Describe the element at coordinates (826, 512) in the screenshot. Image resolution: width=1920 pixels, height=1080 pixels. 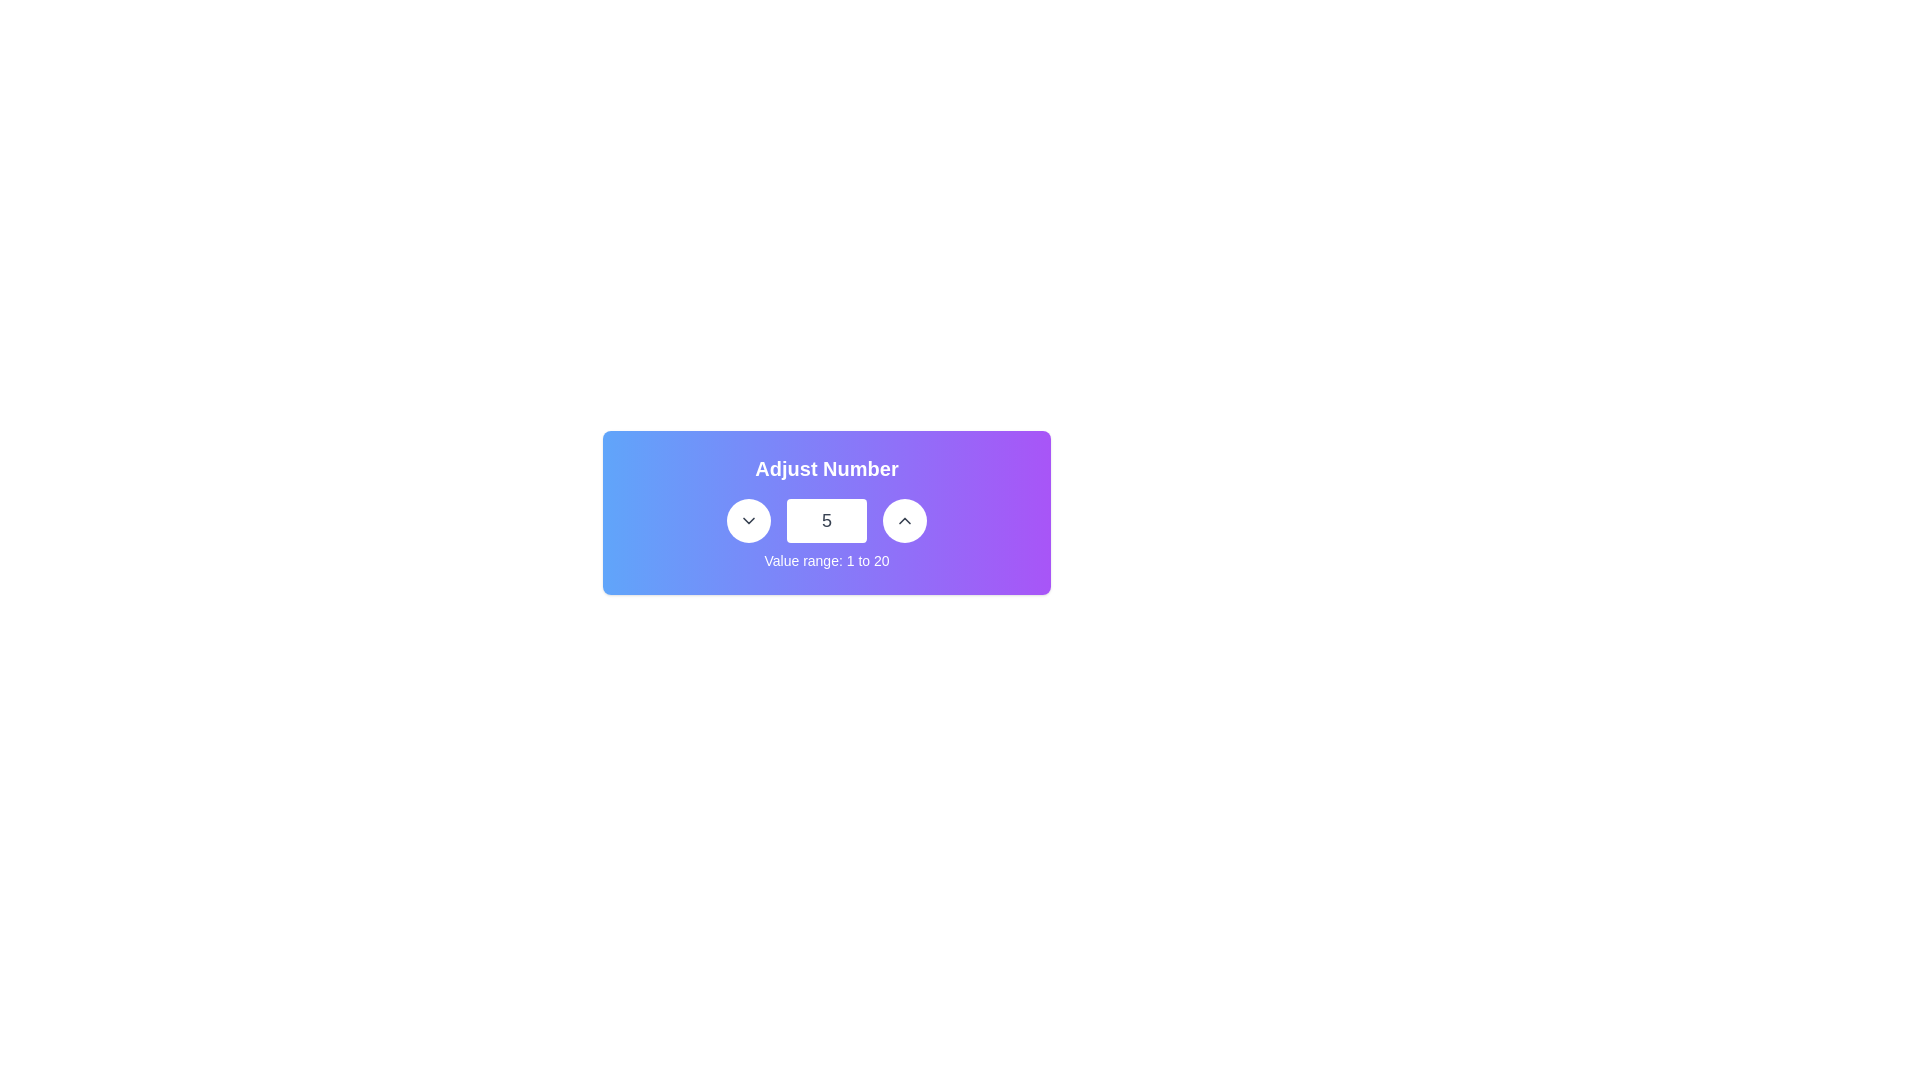
I see `the numeric input box of the Composite UI component for numeric value adjustment labeled 'Adjust Number'` at that location.